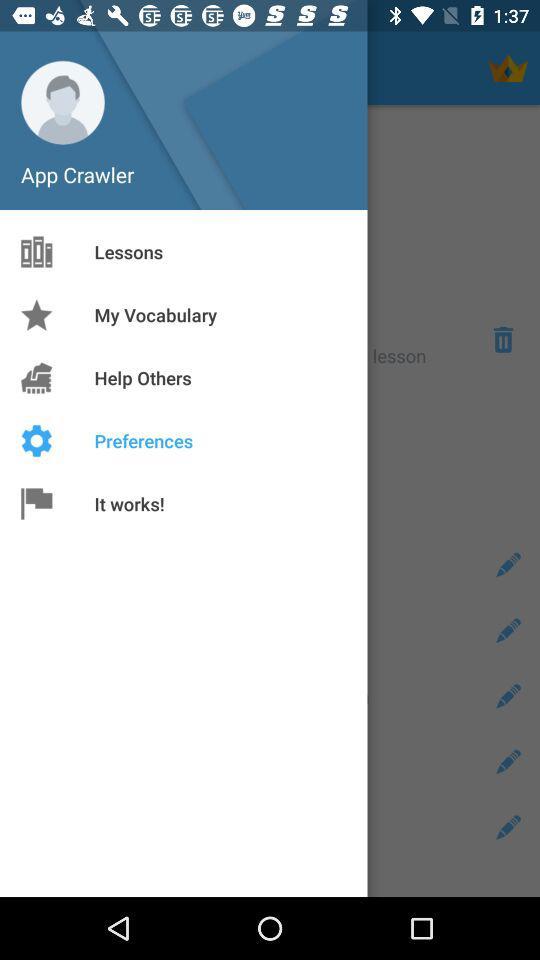 Image resolution: width=540 pixels, height=960 pixels. Describe the element at coordinates (508, 696) in the screenshot. I see `the edit icon` at that location.